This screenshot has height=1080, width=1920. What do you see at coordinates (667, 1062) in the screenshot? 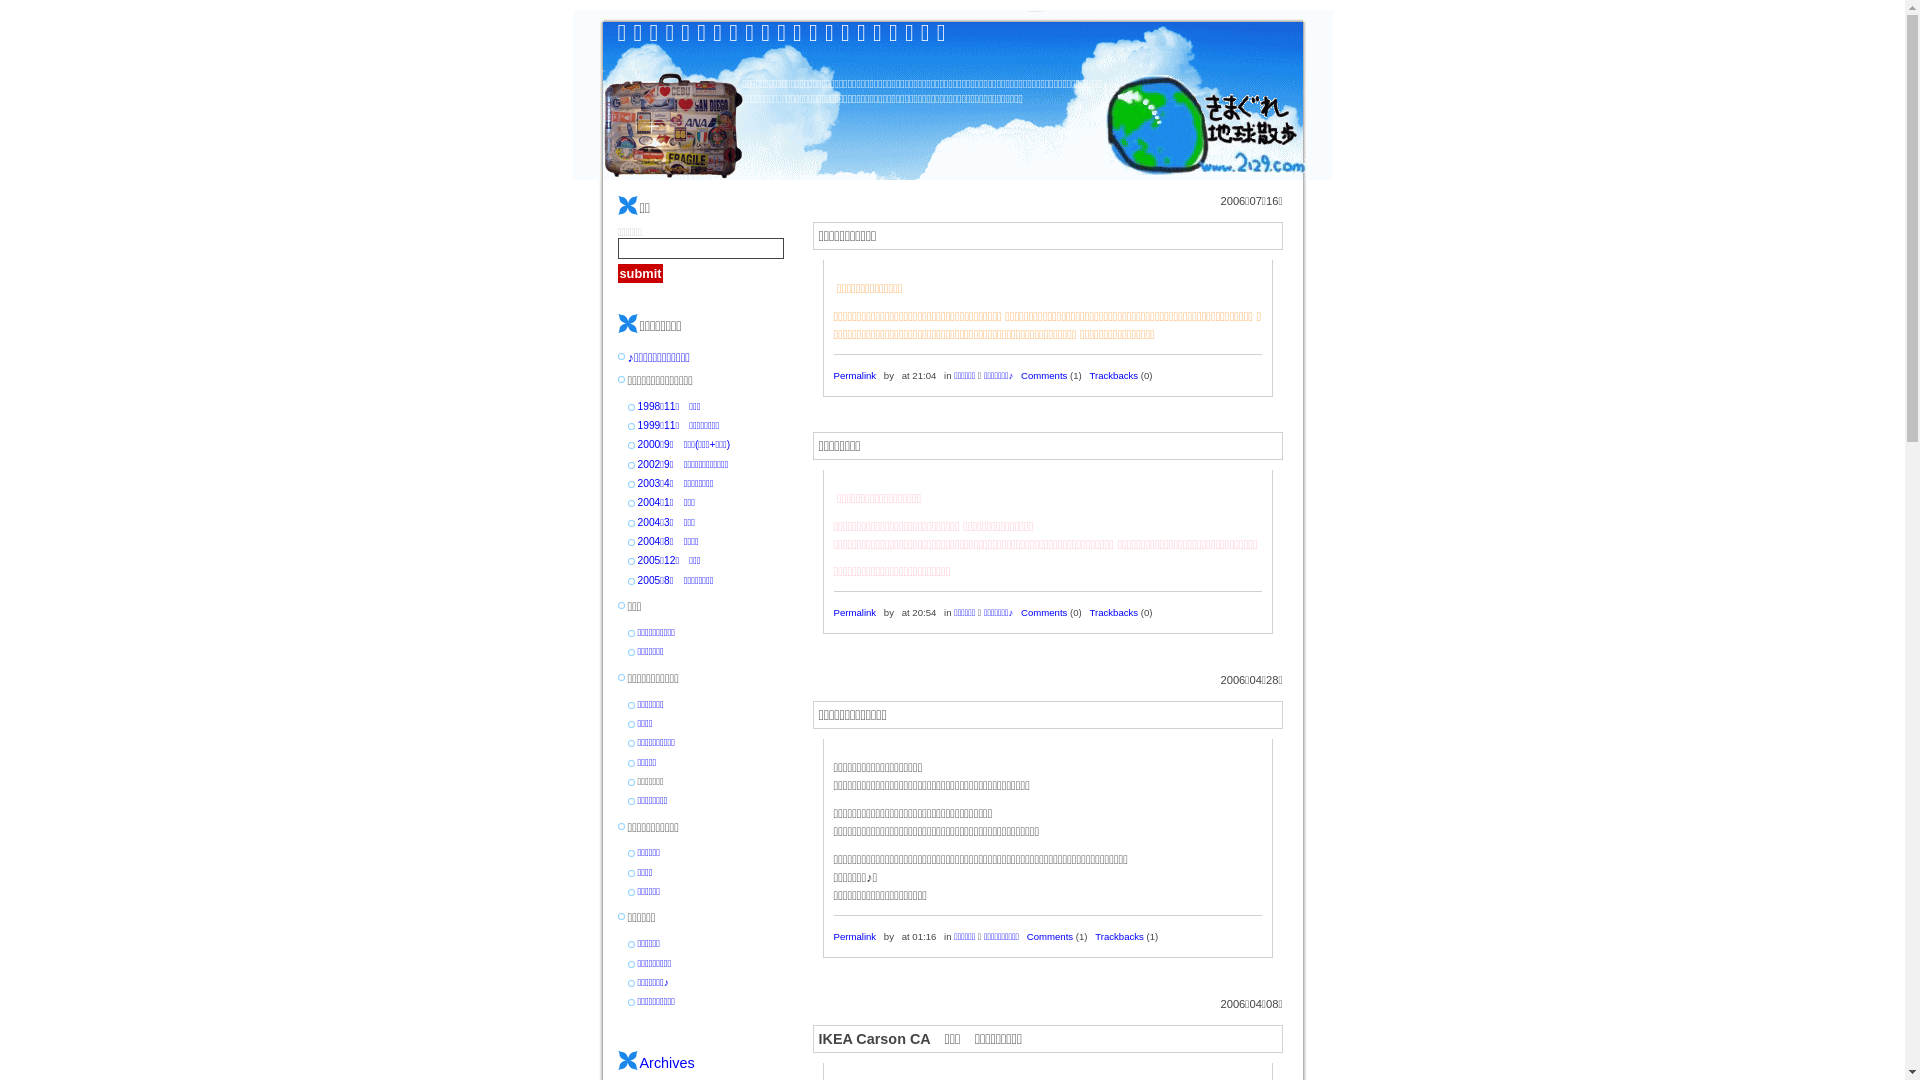
I see `'Archives'` at bounding box center [667, 1062].